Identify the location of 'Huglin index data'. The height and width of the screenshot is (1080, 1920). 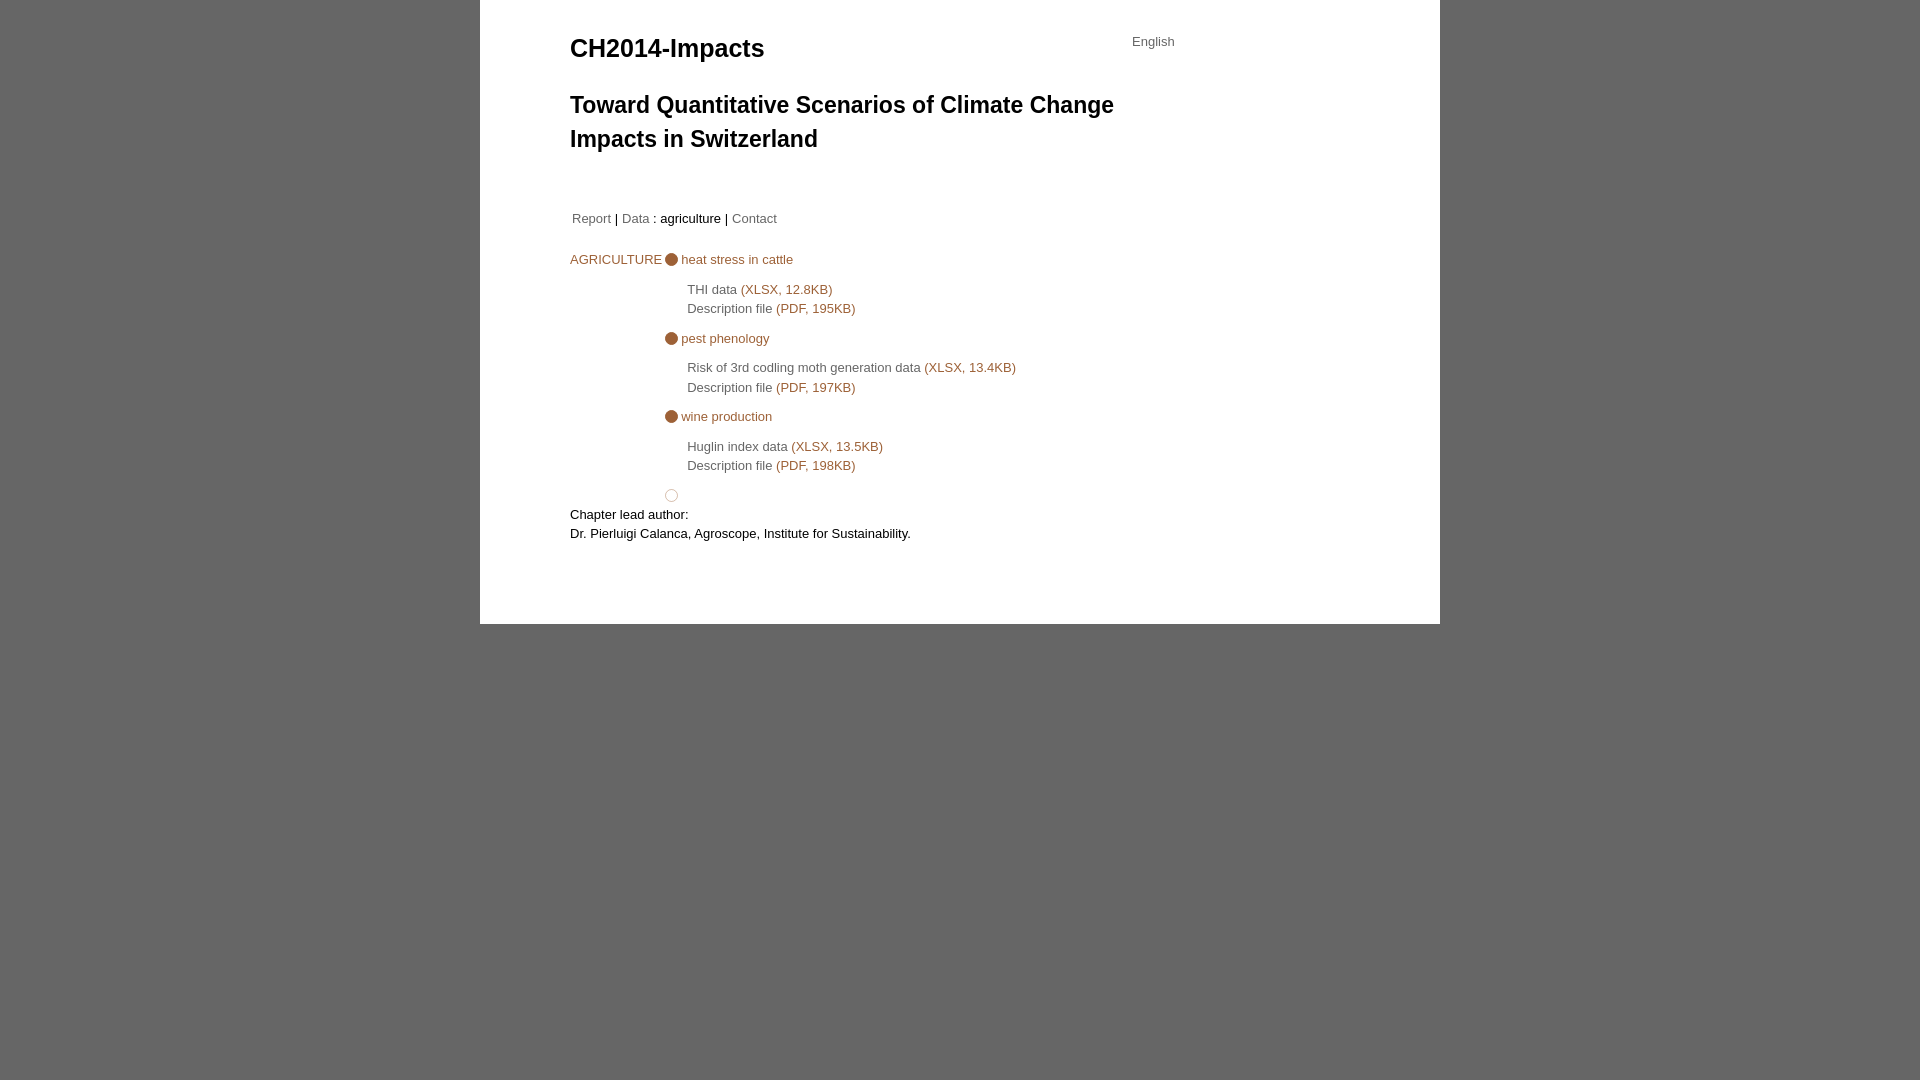
(736, 444).